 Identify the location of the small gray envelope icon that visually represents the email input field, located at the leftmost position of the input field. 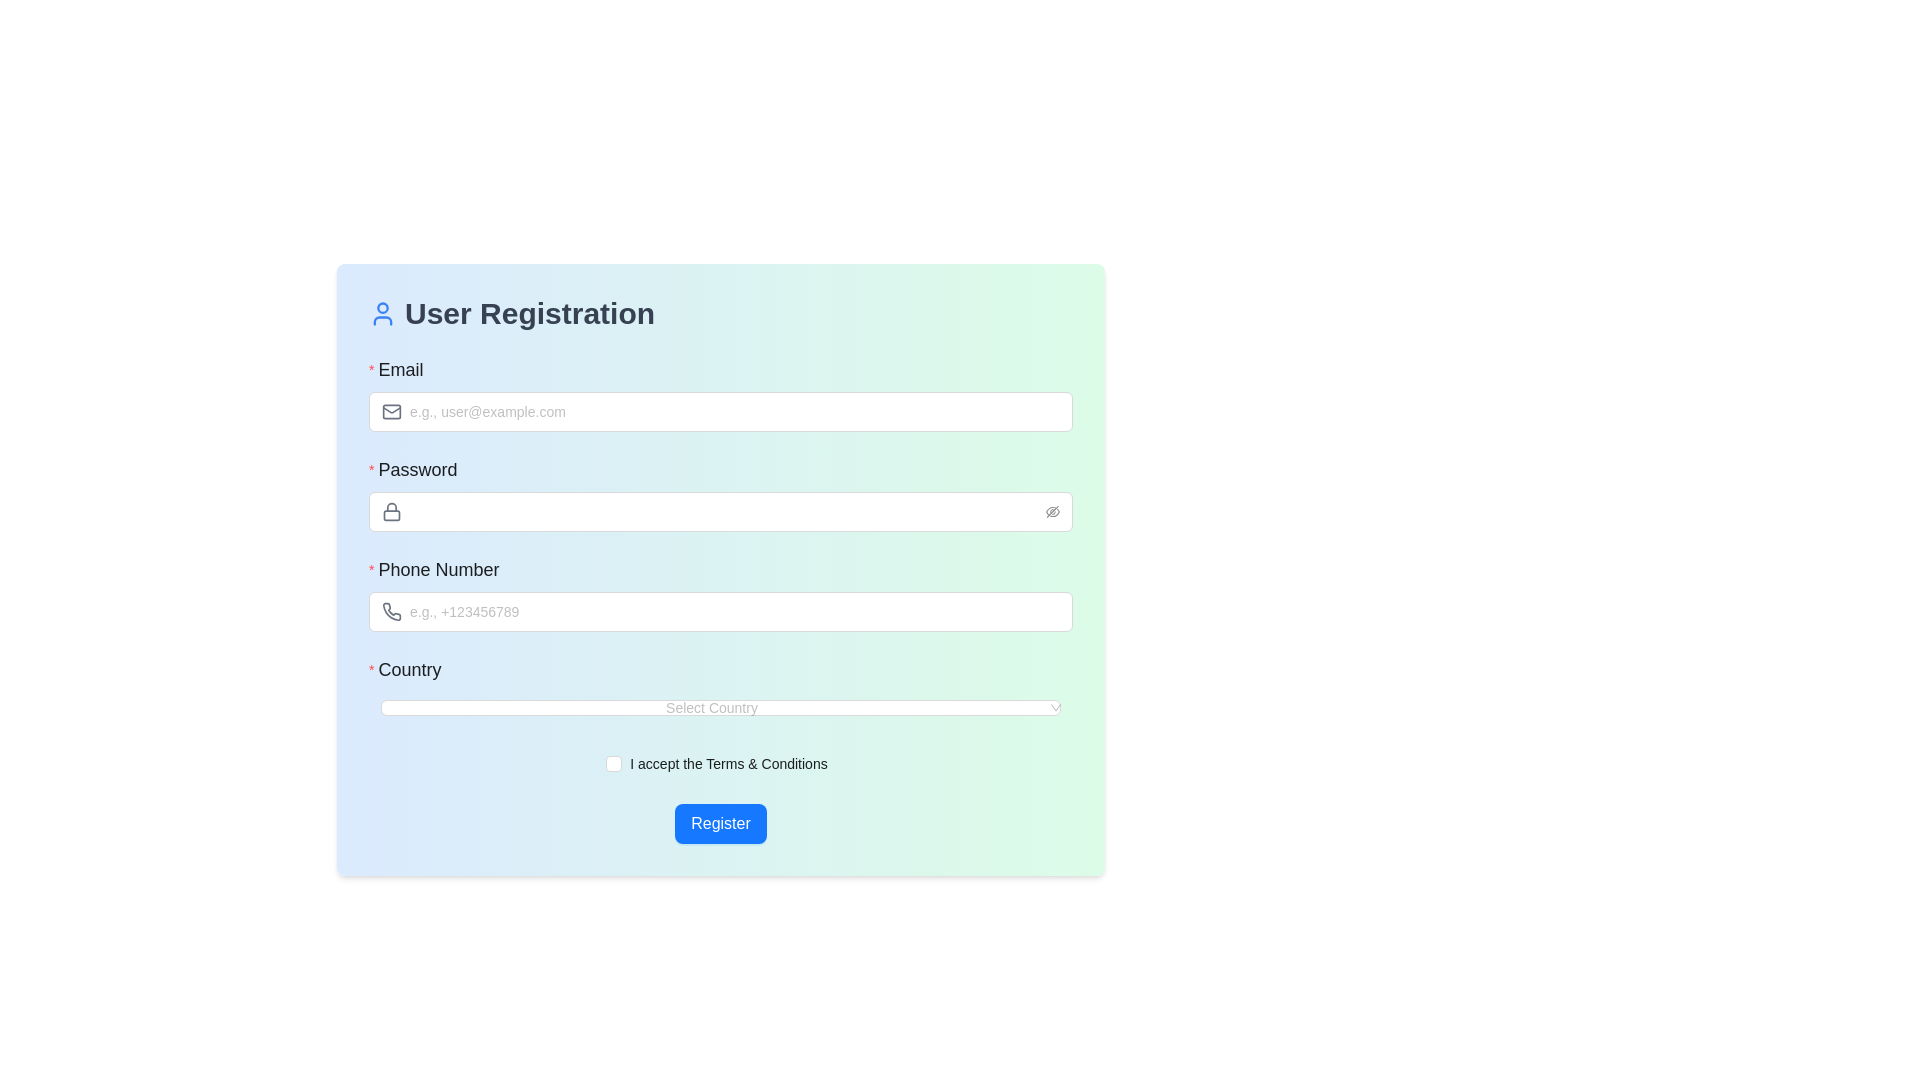
(393, 411).